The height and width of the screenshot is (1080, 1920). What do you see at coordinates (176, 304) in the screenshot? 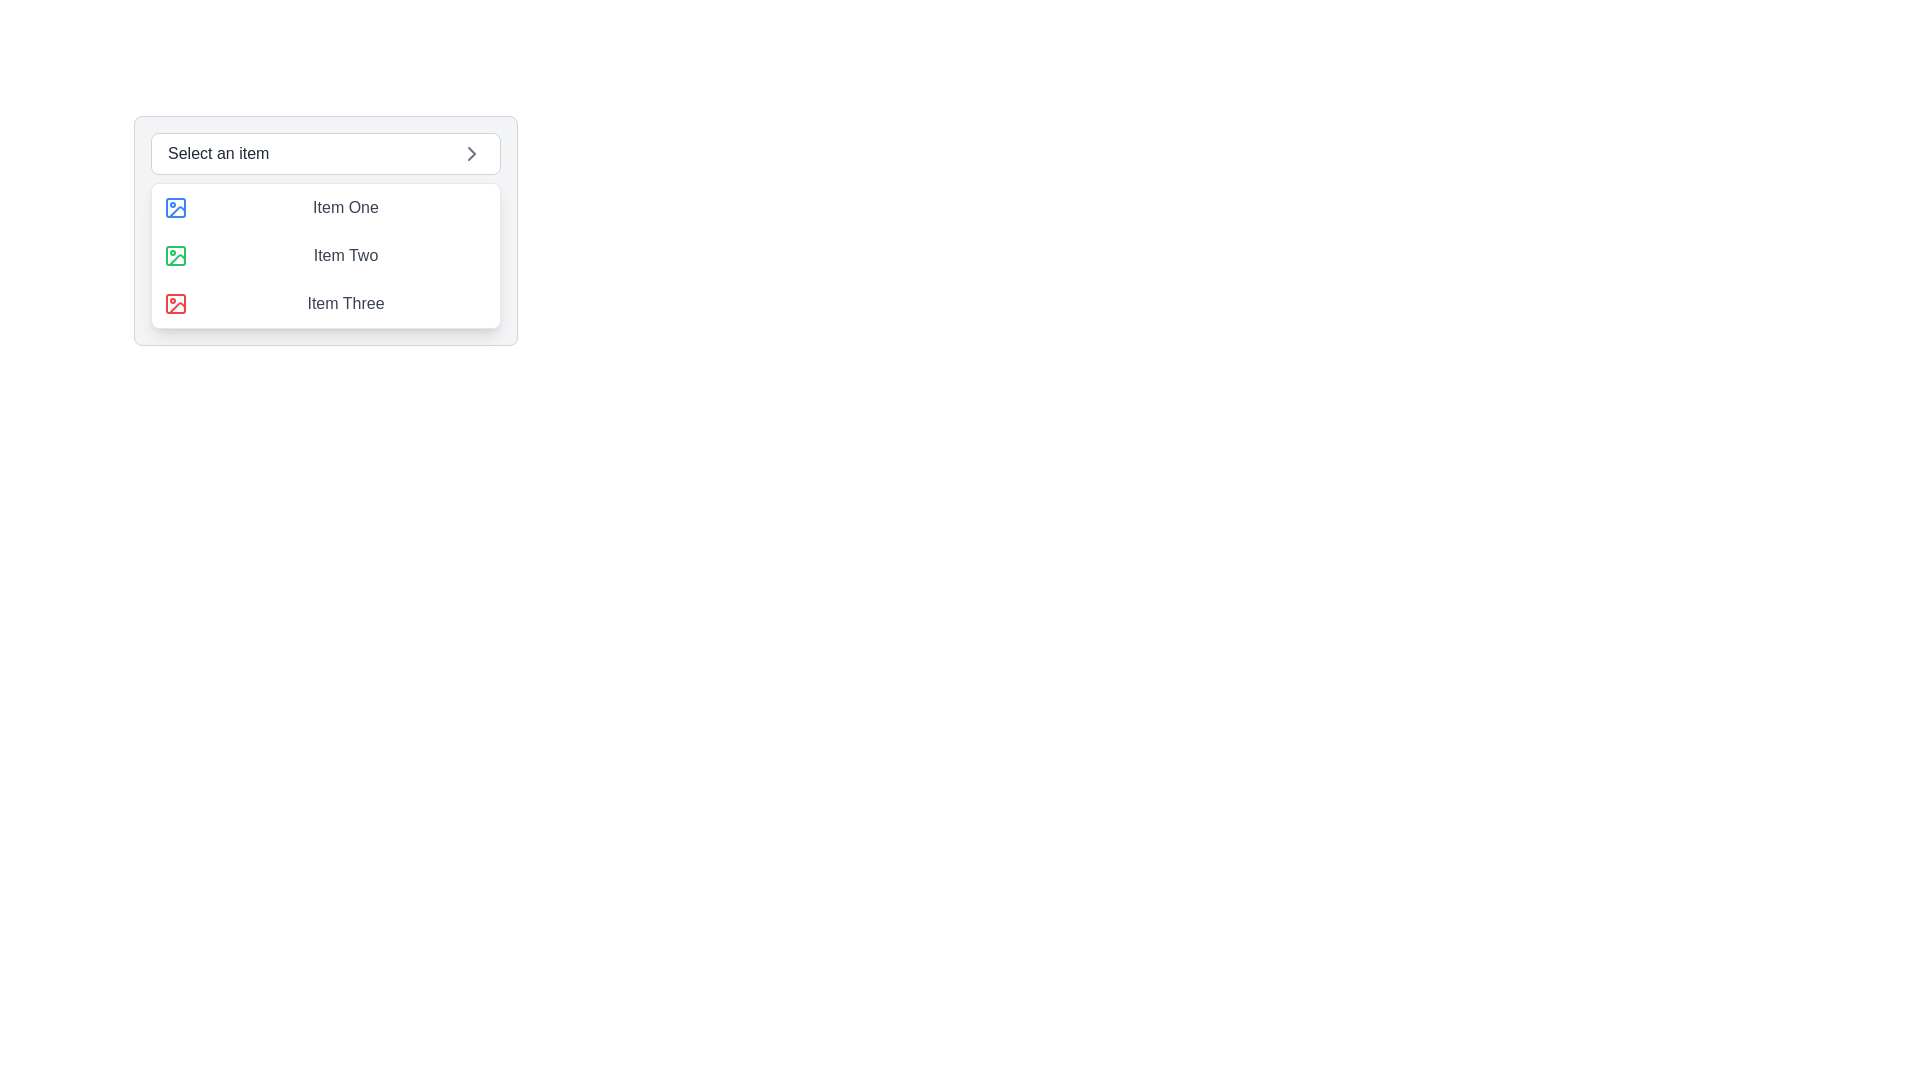
I see `the graphical icon representing the 'Item Three' option in the dropdown menu, located at the leftmost side adjacent to the text label` at bounding box center [176, 304].